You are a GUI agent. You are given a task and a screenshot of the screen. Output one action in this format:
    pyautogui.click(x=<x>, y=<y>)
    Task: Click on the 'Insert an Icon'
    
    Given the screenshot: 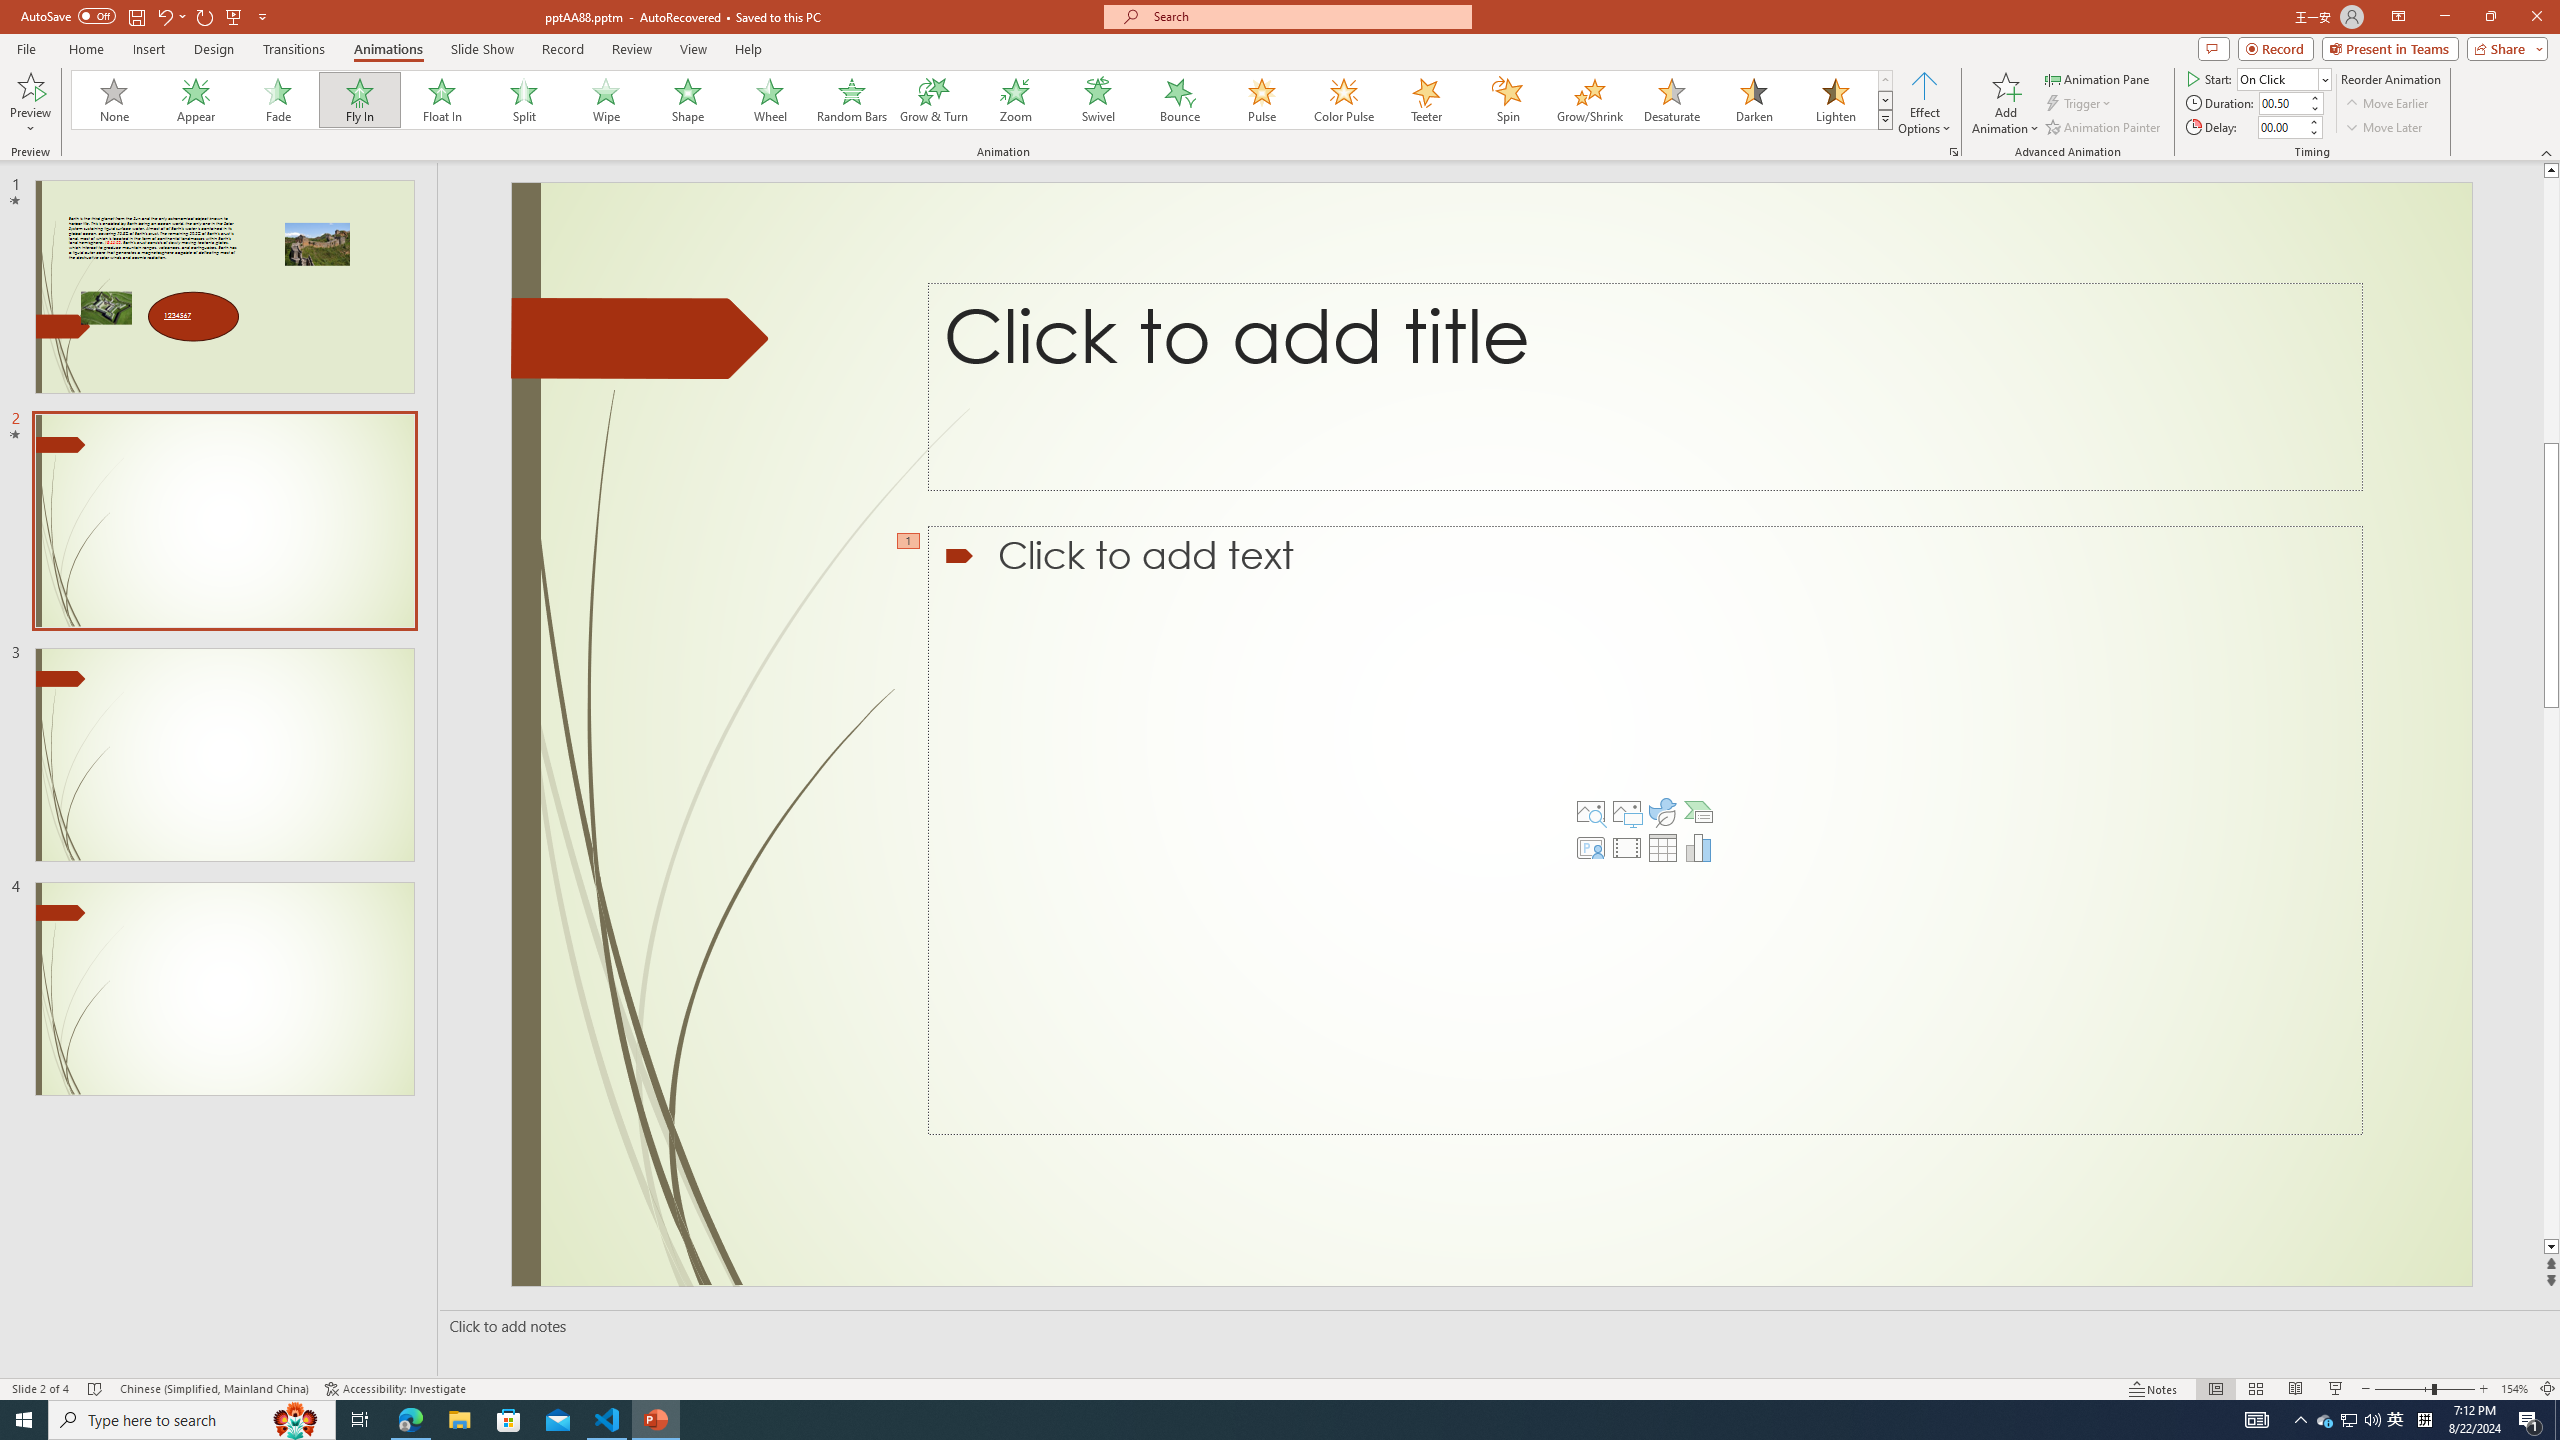 What is the action you would take?
    pyautogui.click(x=1662, y=811)
    